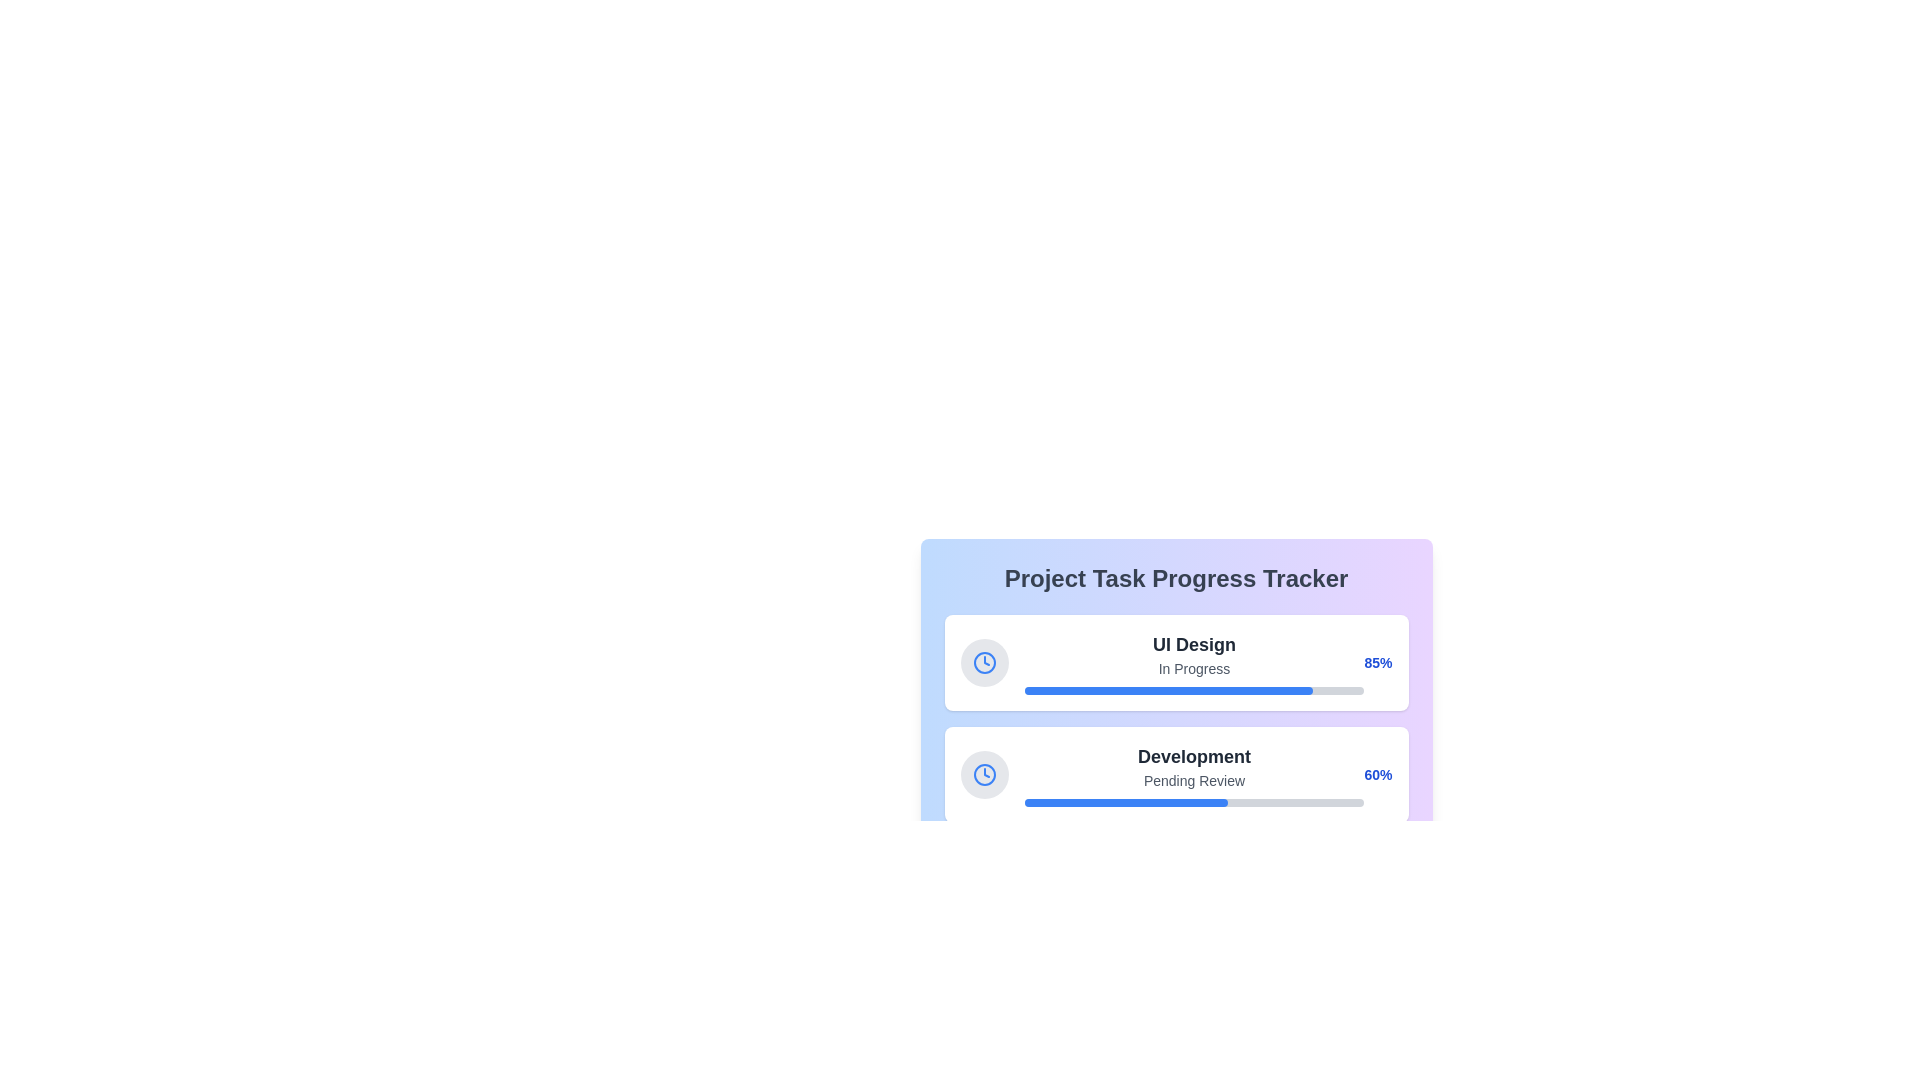  What do you see at coordinates (1176, 663) in the screenshot?
I see `the composite card component that represents the status and progress of the project task 'UI Design', which is the first item in a vertical list of similar components` at bounding box center [1176, 663].